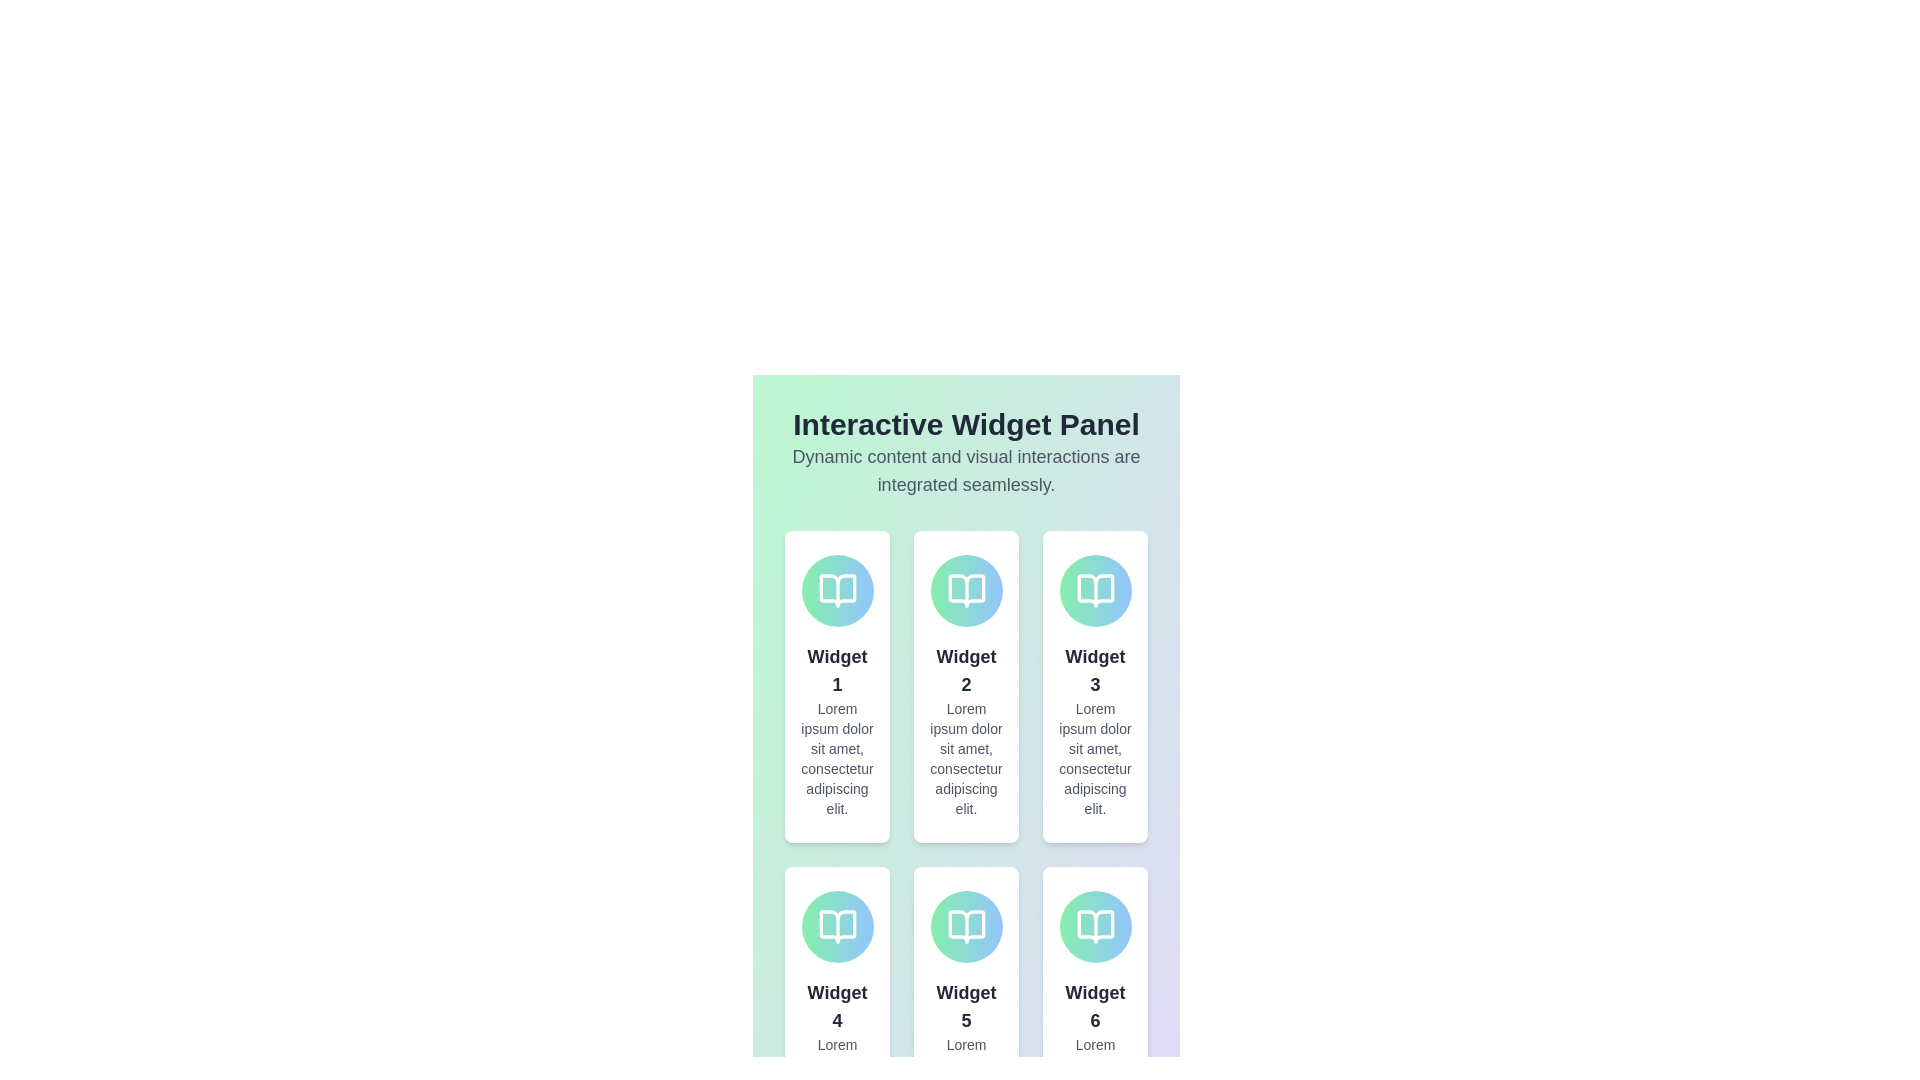 The height and width of the screenshot is (1080, 1920). What do you see at coordinates (966, 685) in the screenshot?
I see `to select the second card-like informational widget labeled 'Widget 2', which has a gradient-filled circle with a book icon at the top and is located in the first row of a 3-column layout` at bounding box center [966, 685].